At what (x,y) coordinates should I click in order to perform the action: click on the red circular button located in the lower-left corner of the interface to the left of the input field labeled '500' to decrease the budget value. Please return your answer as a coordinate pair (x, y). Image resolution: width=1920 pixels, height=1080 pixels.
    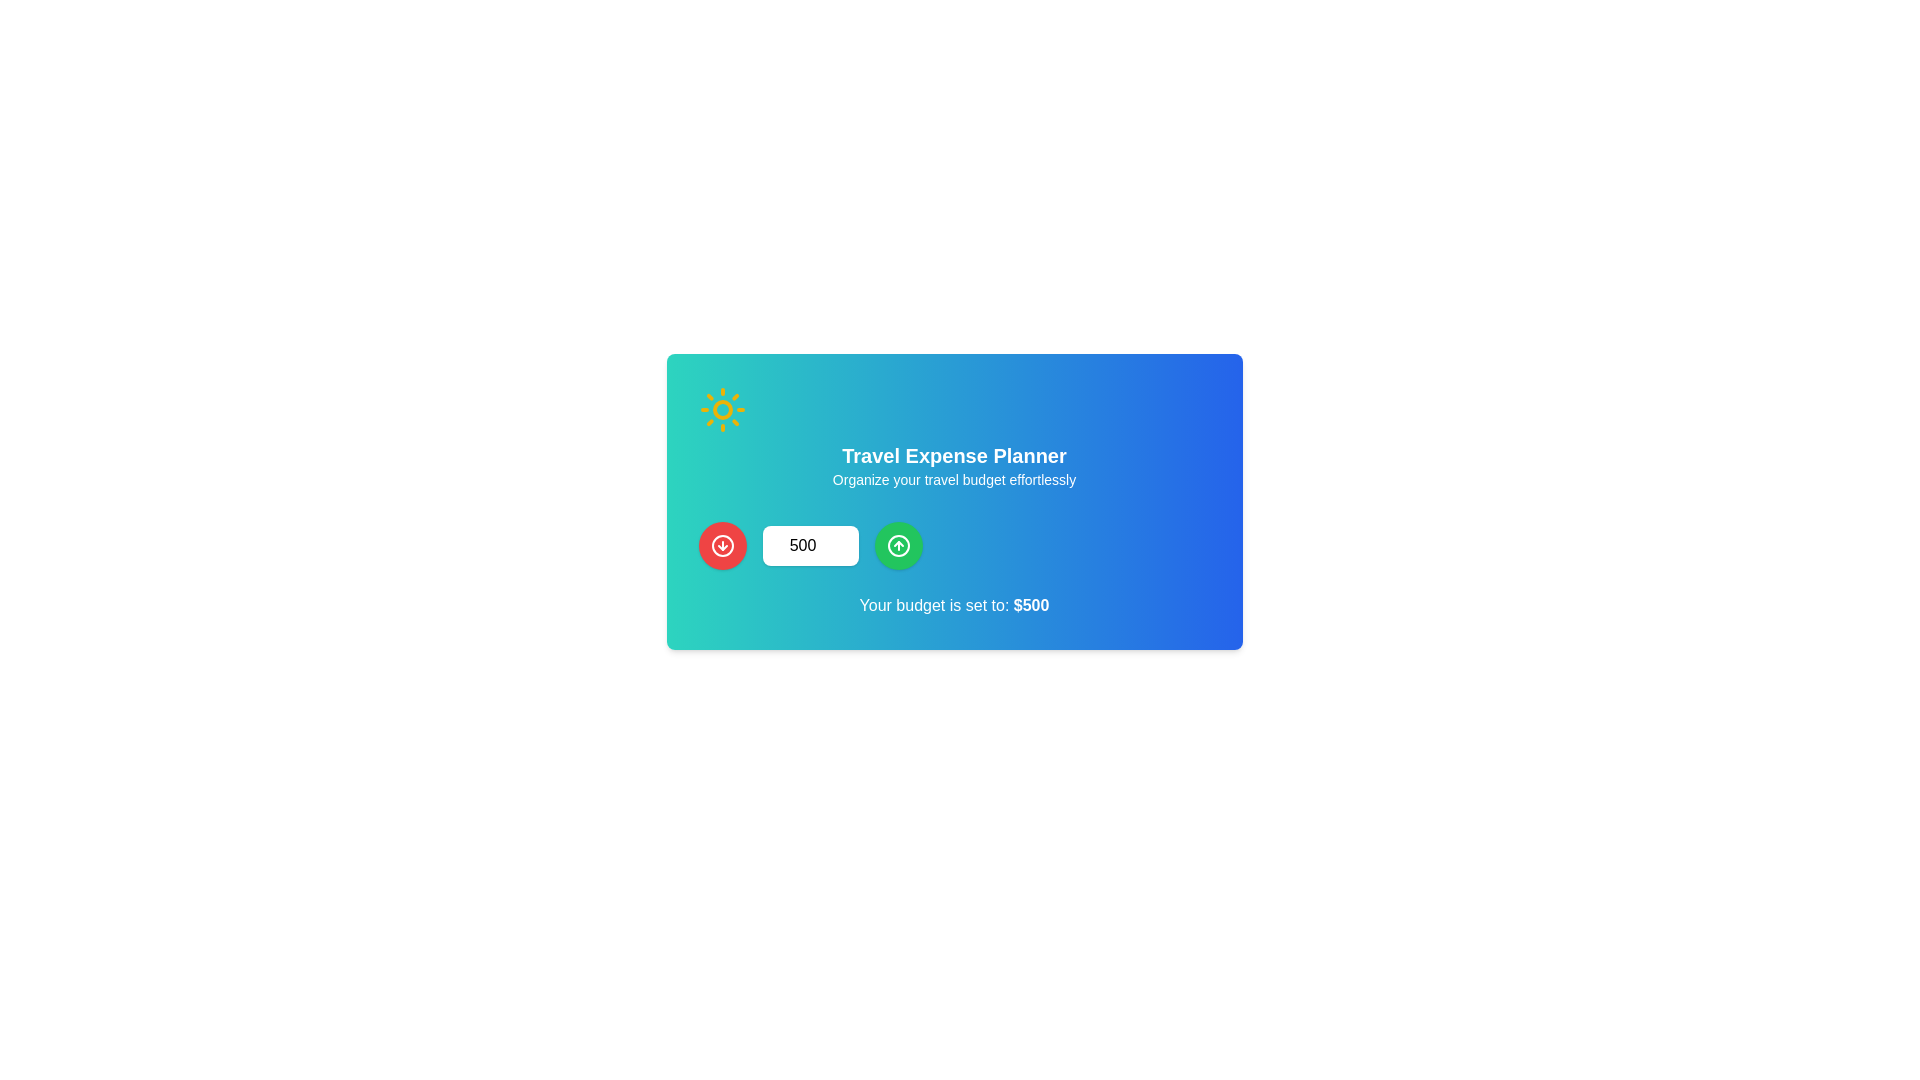
    Looking at the image, I should click on (721, 546).